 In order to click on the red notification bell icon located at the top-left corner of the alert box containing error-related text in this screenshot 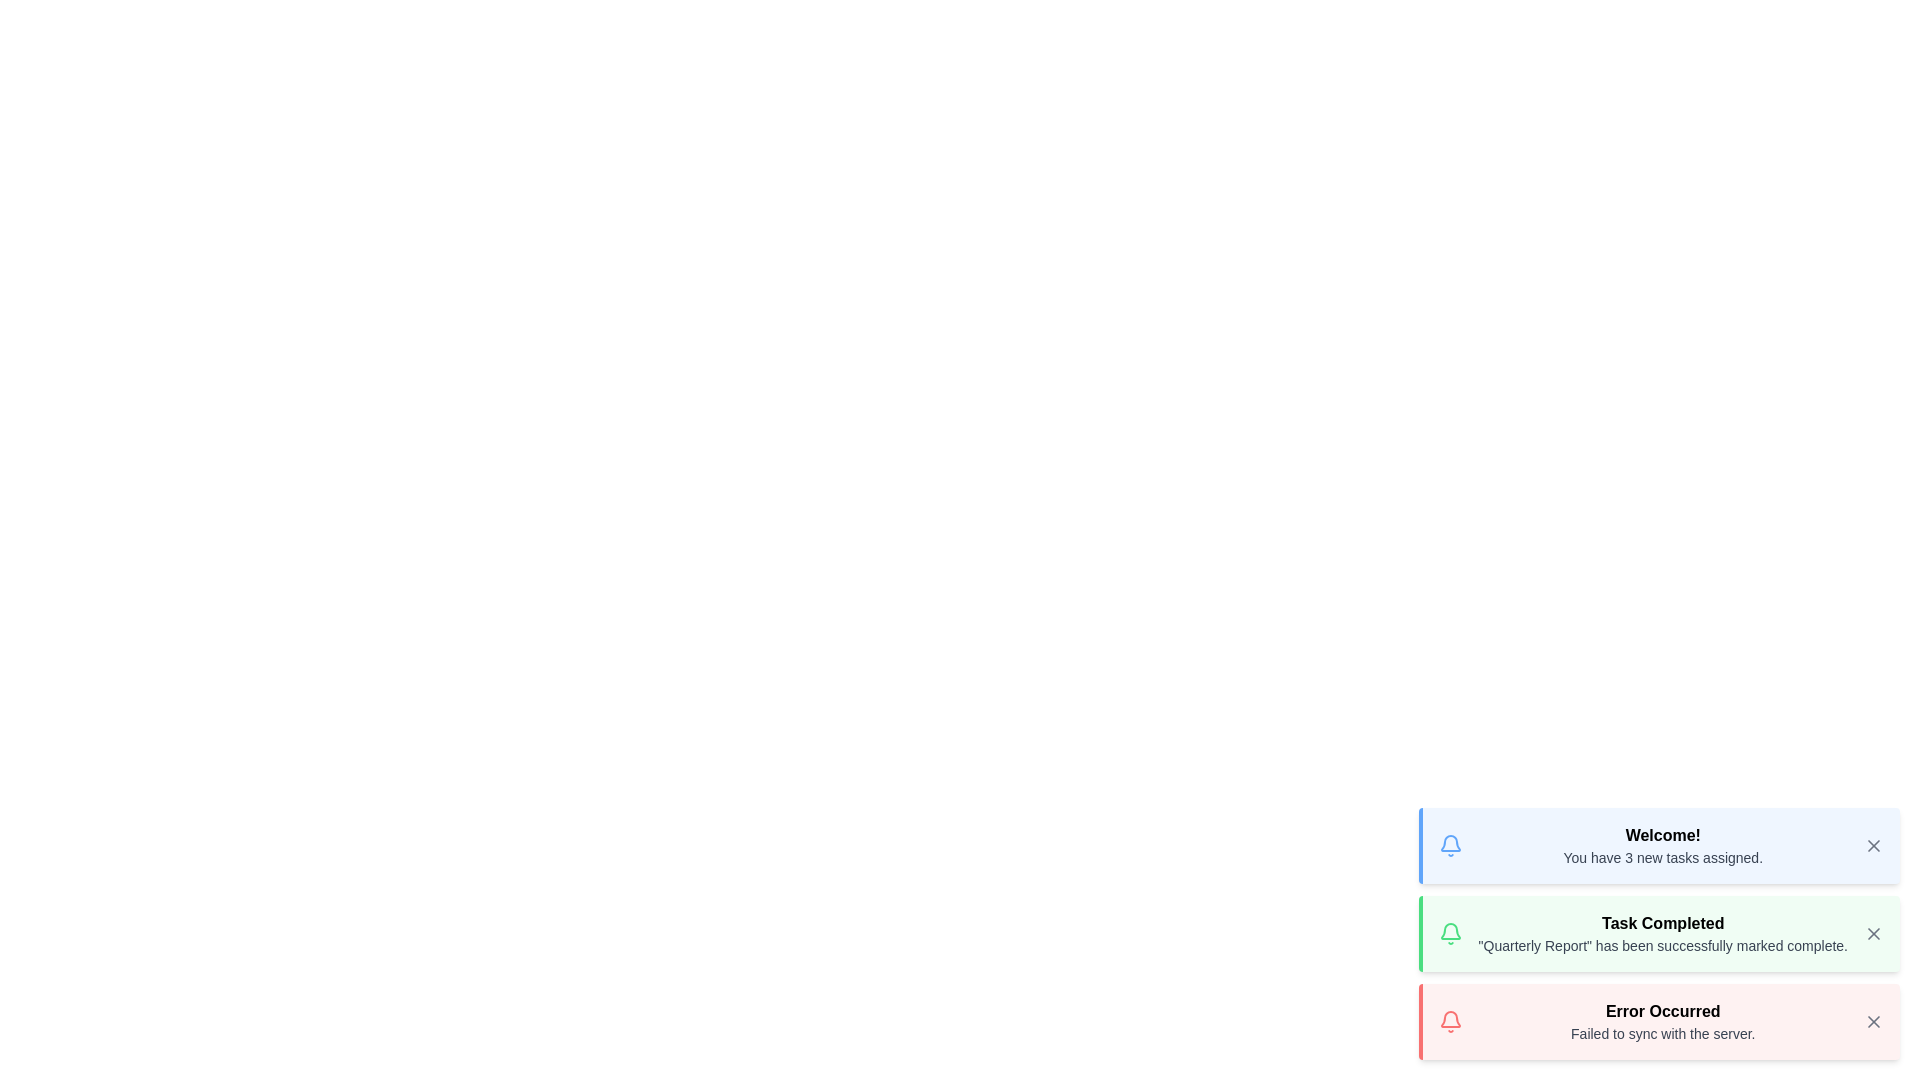, I will do `click(1450, 1022)`.